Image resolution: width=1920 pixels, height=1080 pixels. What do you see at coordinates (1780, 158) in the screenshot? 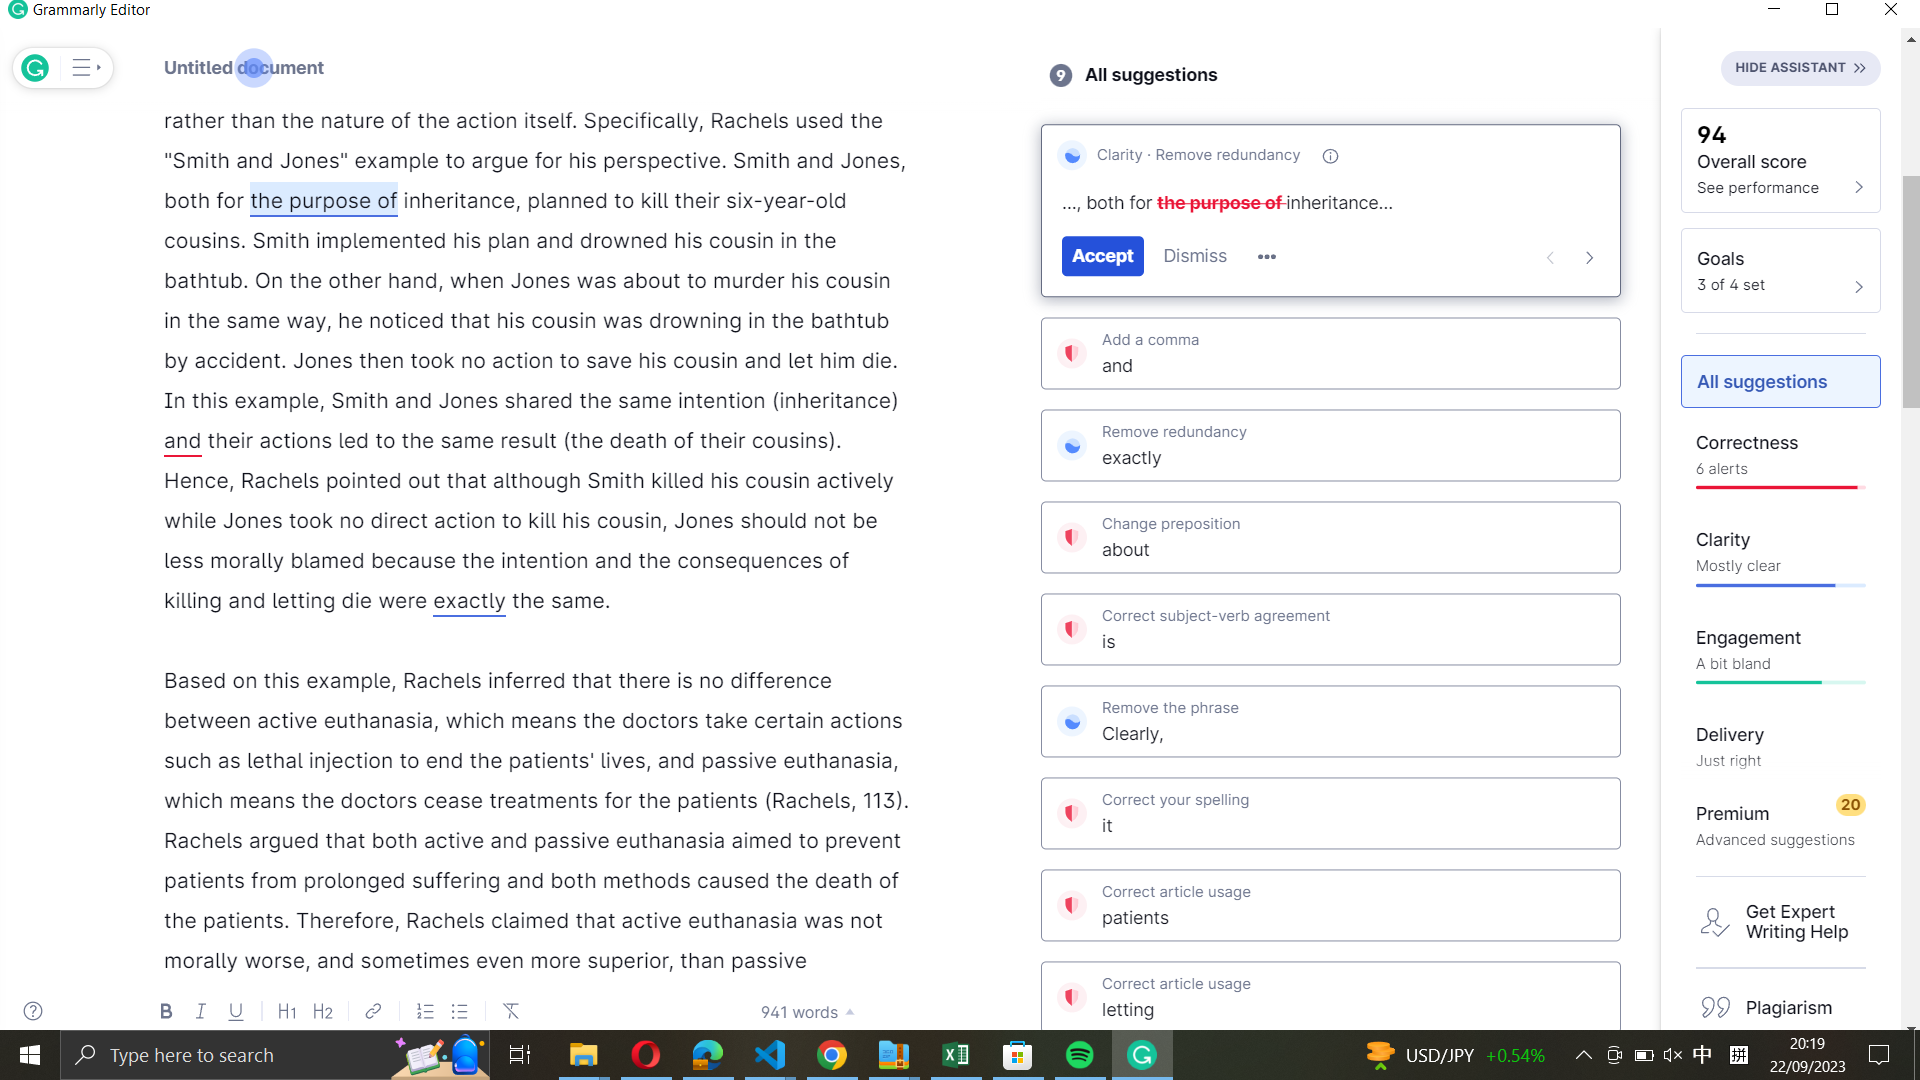
I see `overall performance markings` at bounding box center [1780, 158].